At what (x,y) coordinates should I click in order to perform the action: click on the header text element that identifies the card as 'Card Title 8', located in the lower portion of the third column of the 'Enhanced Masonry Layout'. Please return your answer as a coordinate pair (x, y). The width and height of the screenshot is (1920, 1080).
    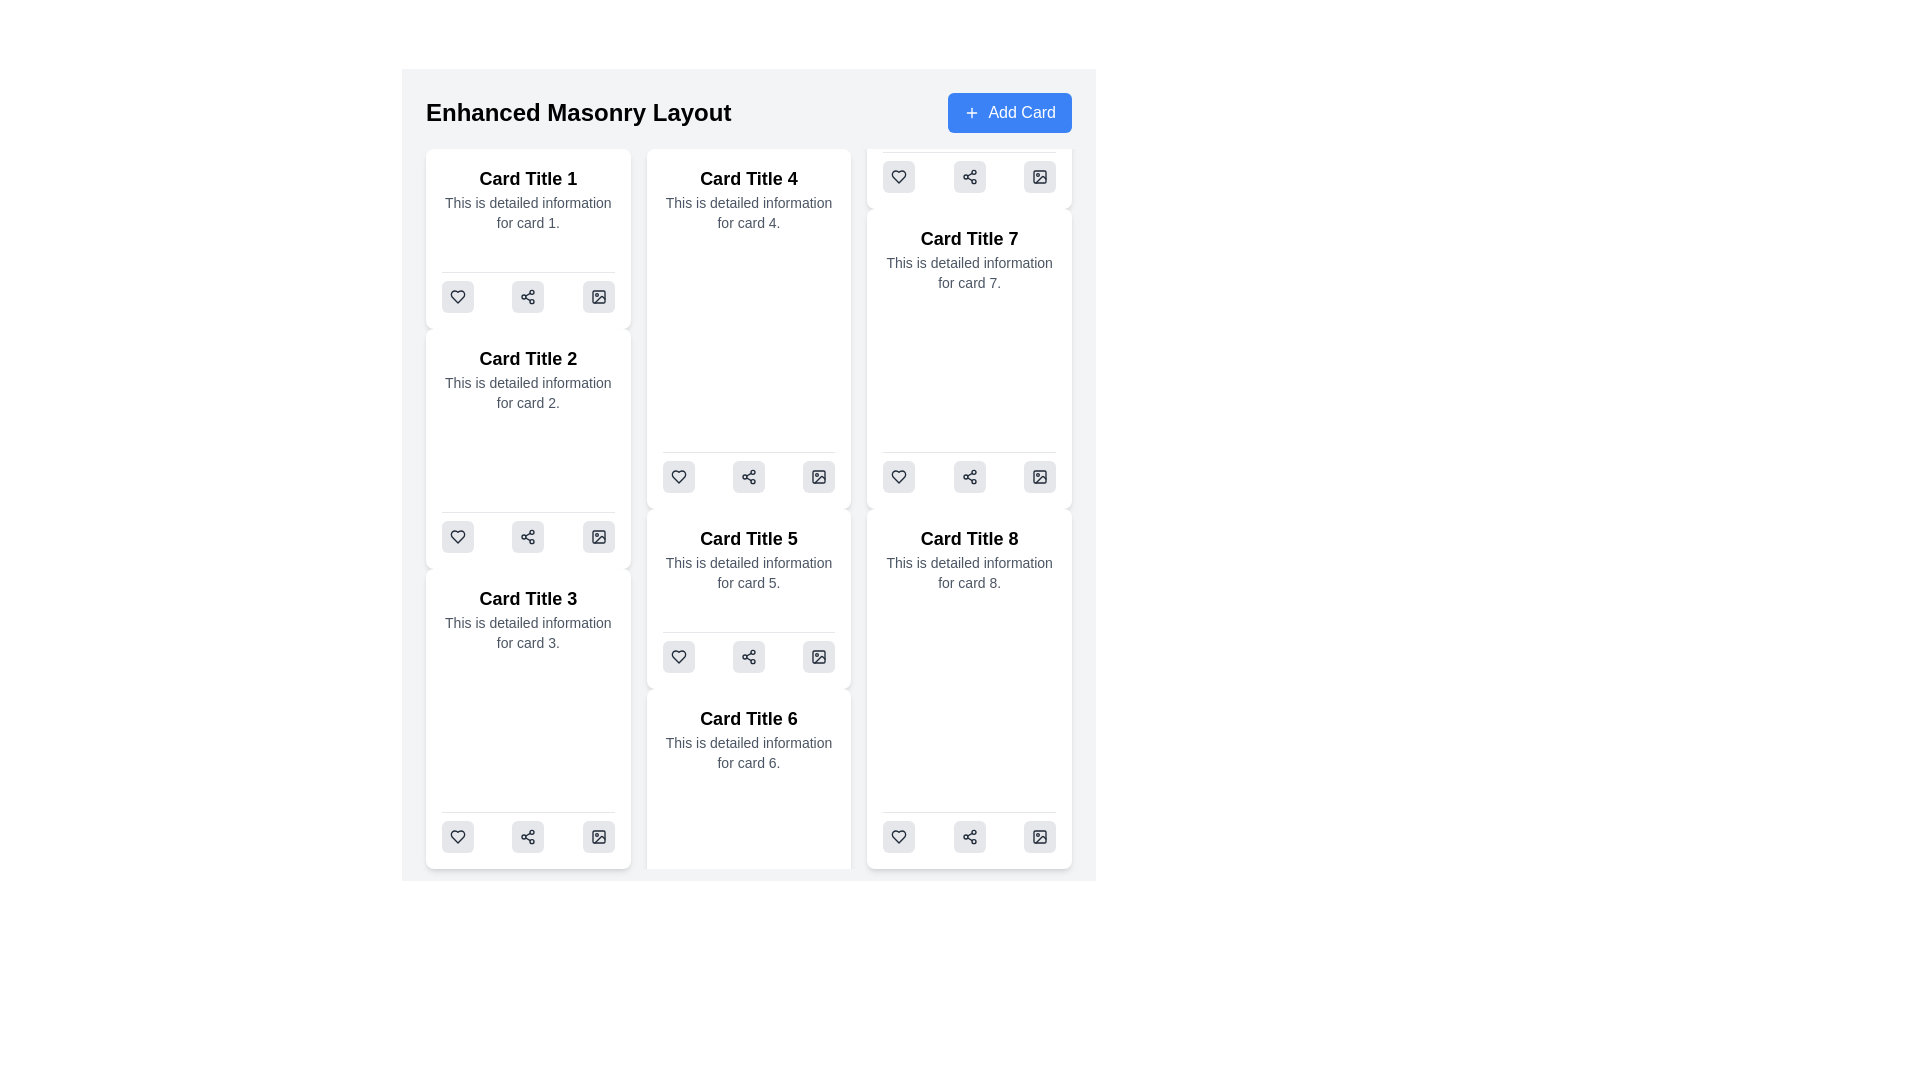
    Looking at the image, I should click on (969, 538).